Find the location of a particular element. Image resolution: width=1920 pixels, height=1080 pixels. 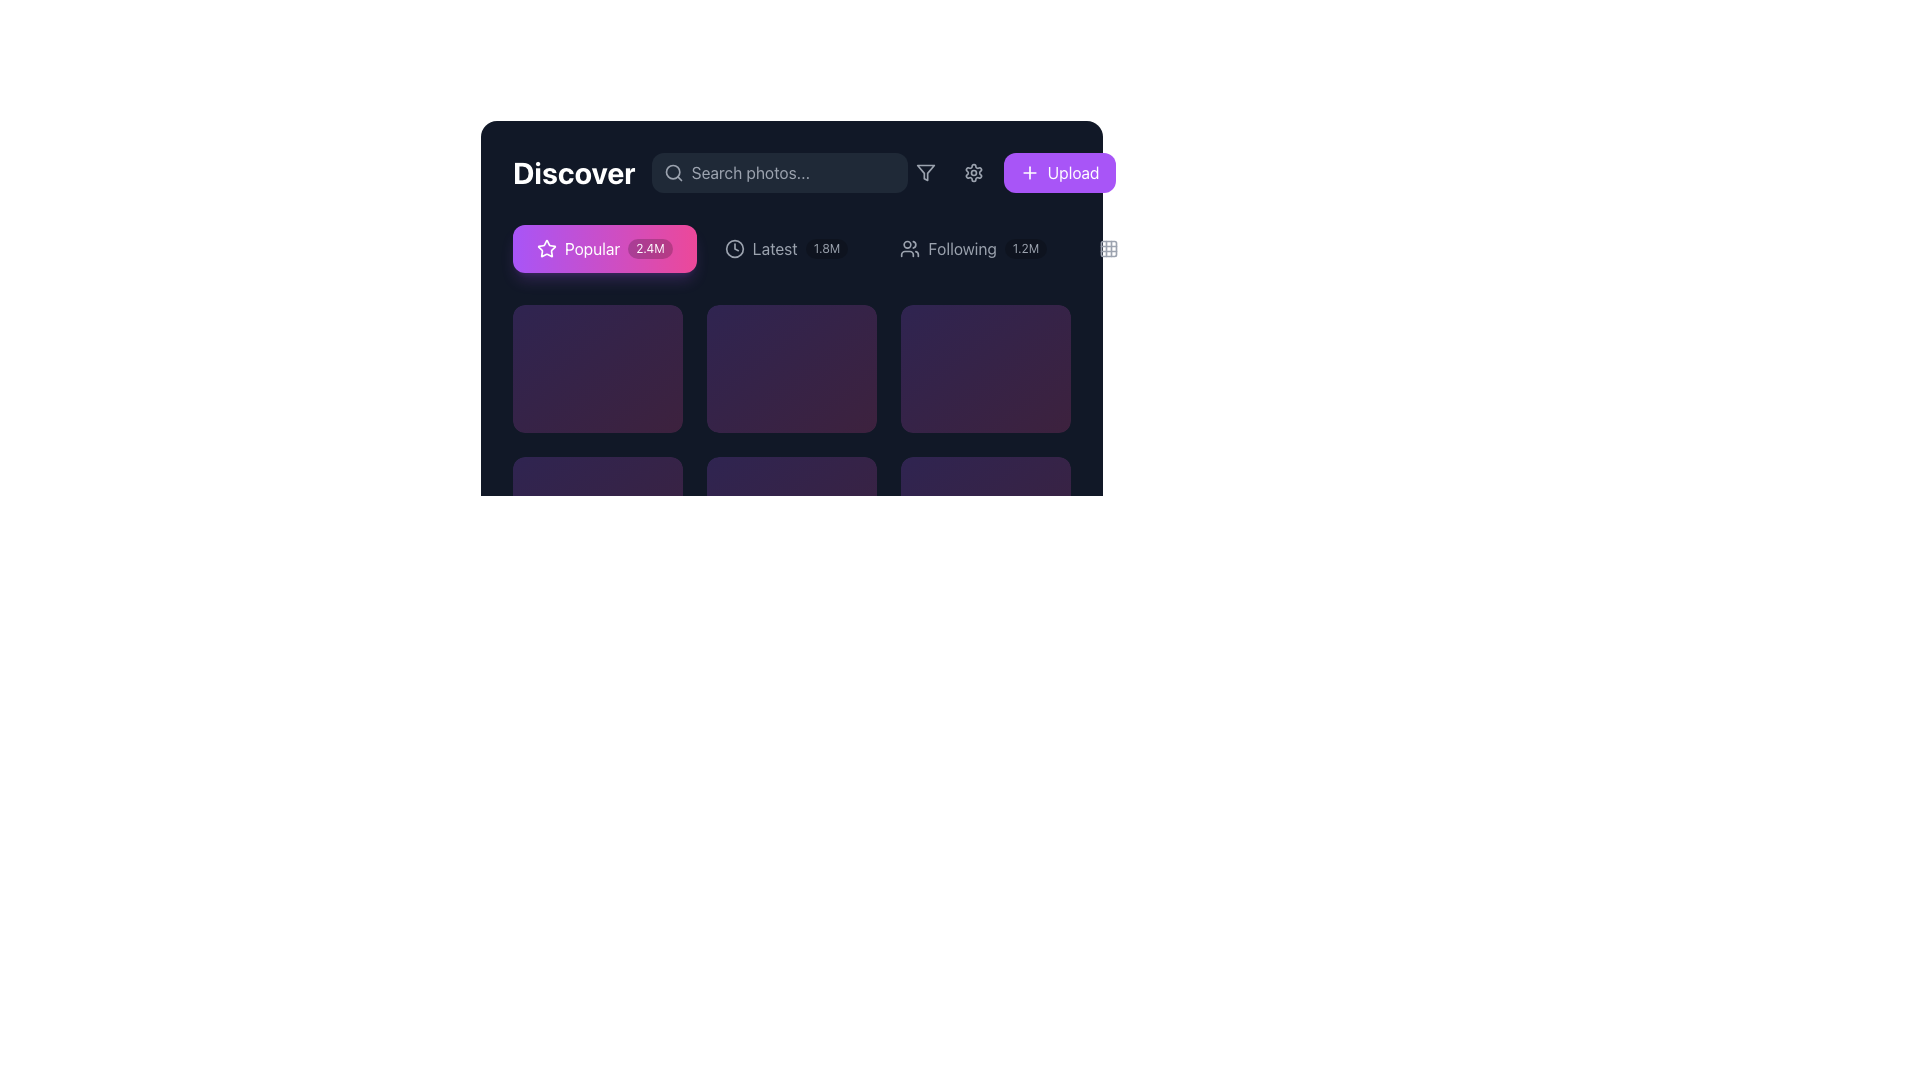

the static text label displaying 'Following', which indicates the current section the user is viewing is located at coordinates (962, 248).